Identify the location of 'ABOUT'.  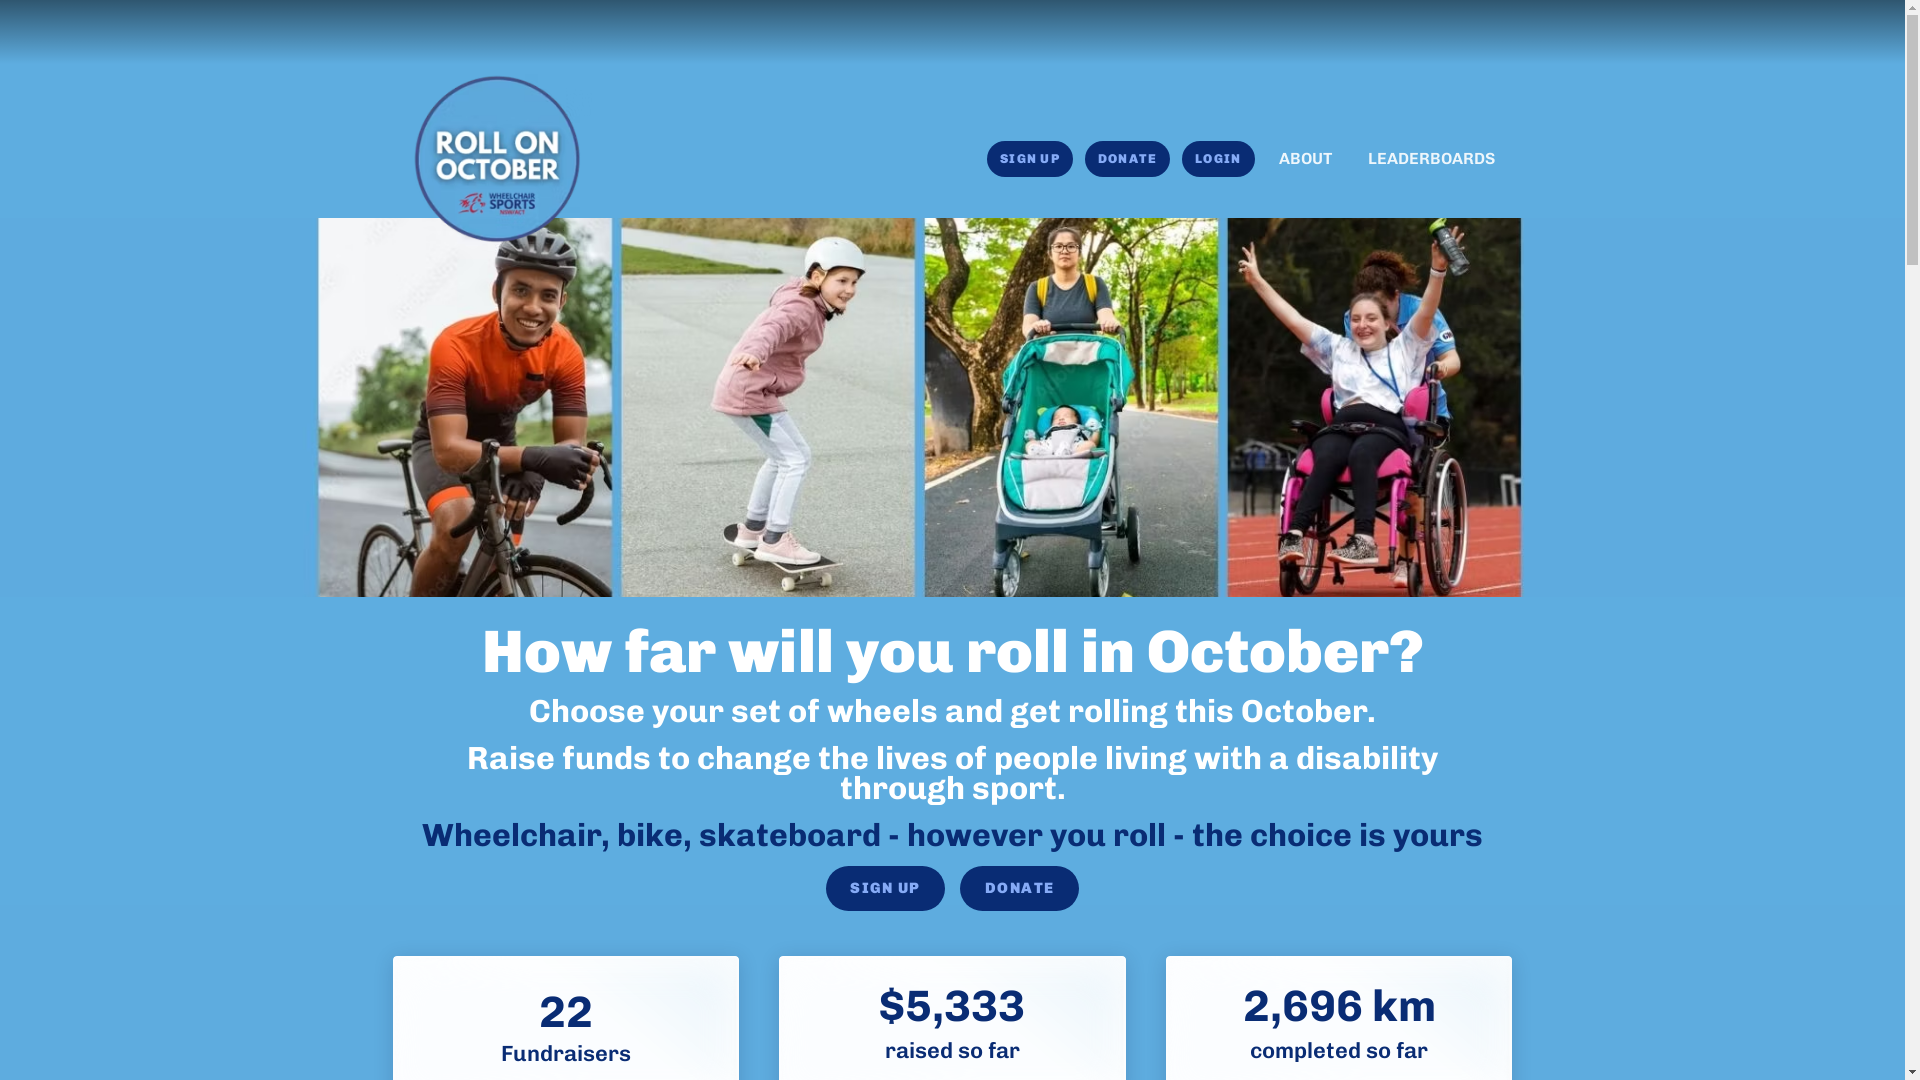
(1304, 157).